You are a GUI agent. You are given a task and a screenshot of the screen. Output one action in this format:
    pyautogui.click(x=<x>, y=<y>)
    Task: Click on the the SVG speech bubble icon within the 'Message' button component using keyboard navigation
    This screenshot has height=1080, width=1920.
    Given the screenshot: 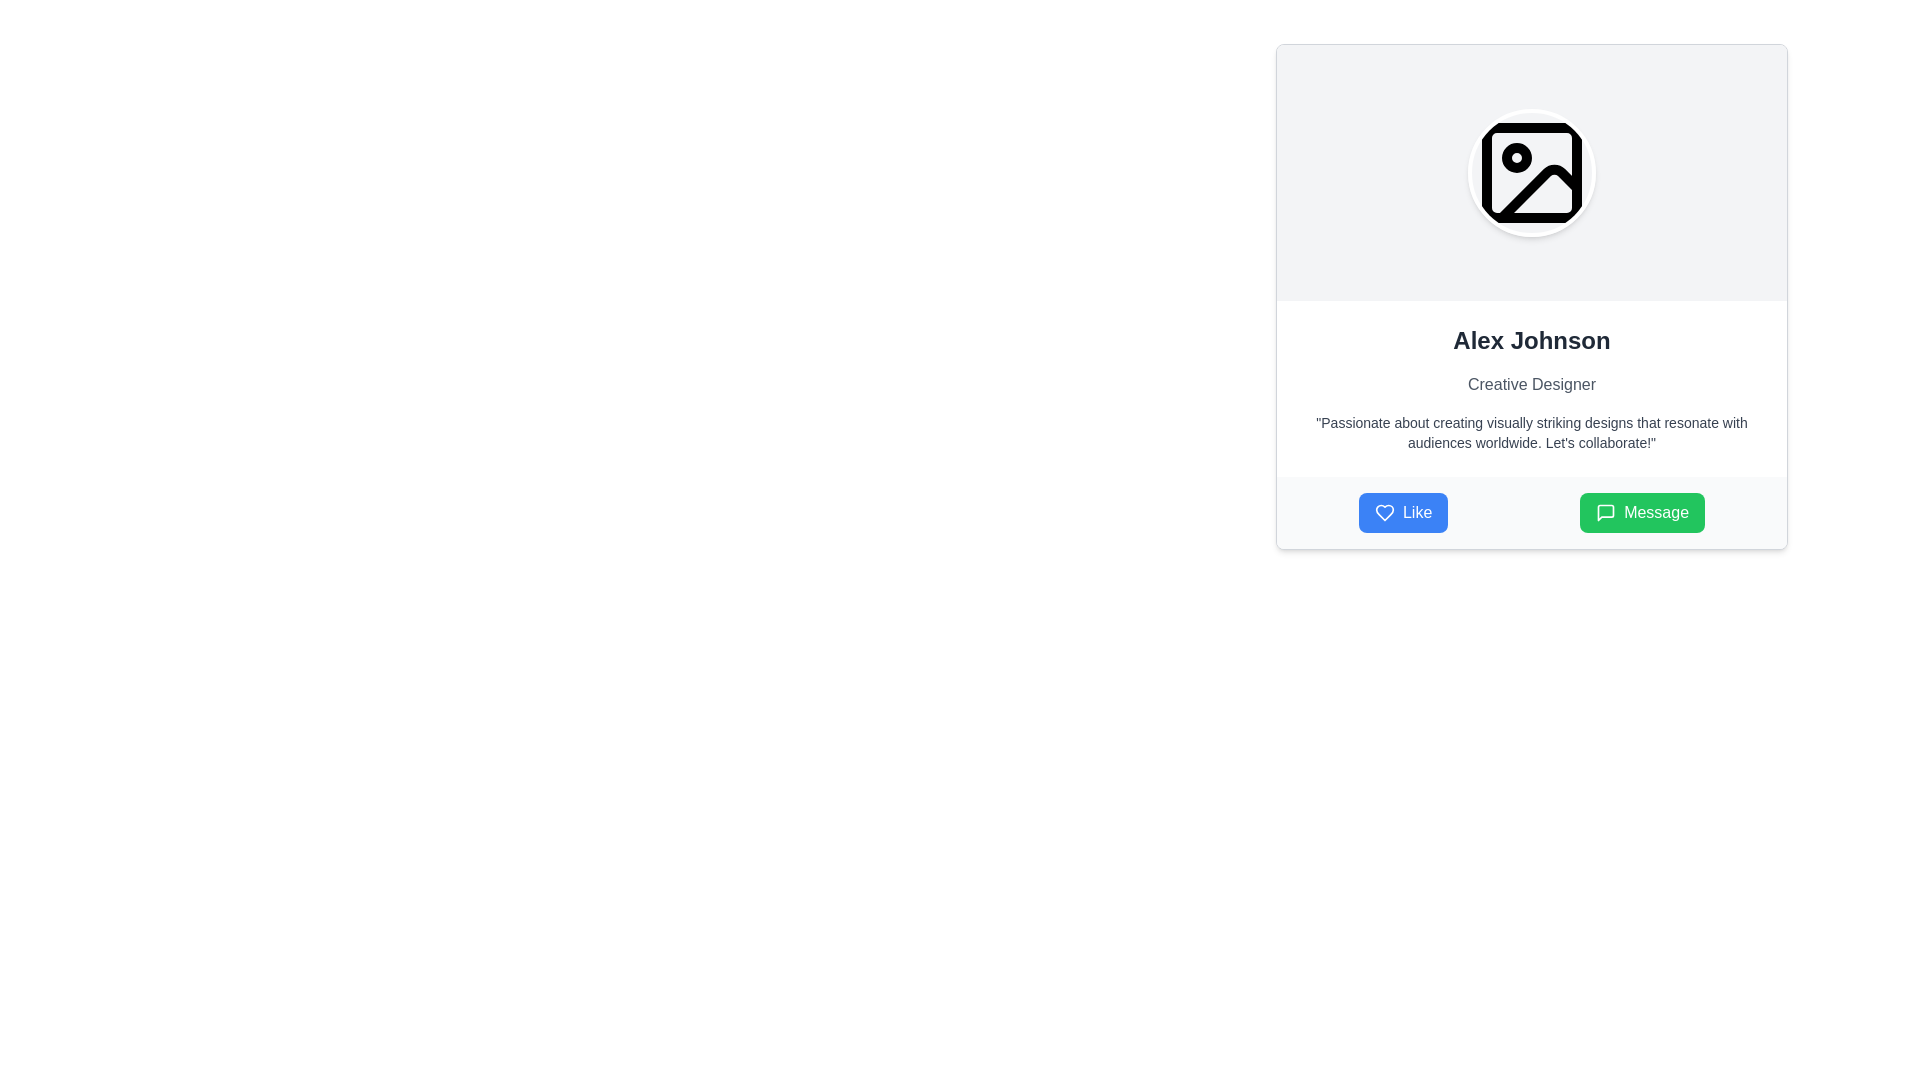 What is the action you would take?
    pyautogui.click(x=1606, y=512)
    